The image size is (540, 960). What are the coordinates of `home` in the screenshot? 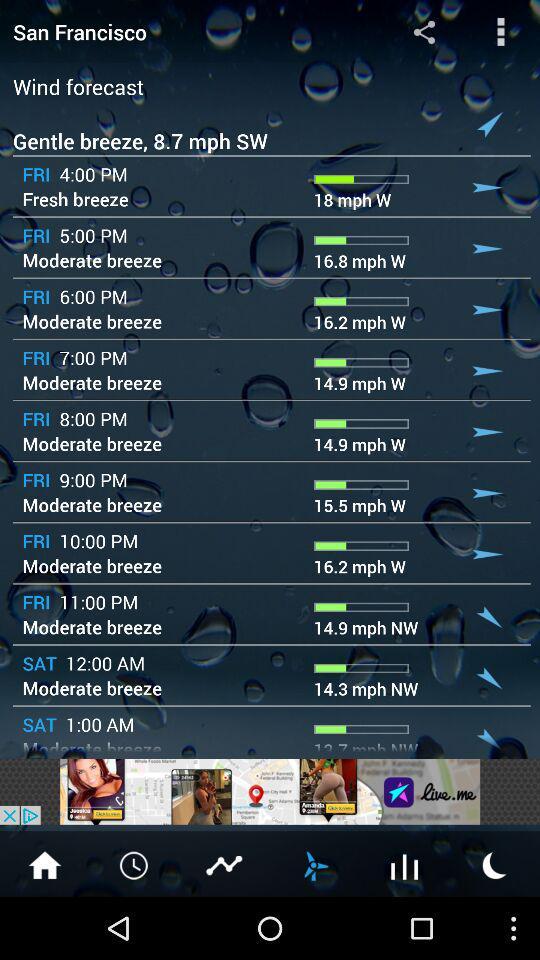 It's located at (44, 863).